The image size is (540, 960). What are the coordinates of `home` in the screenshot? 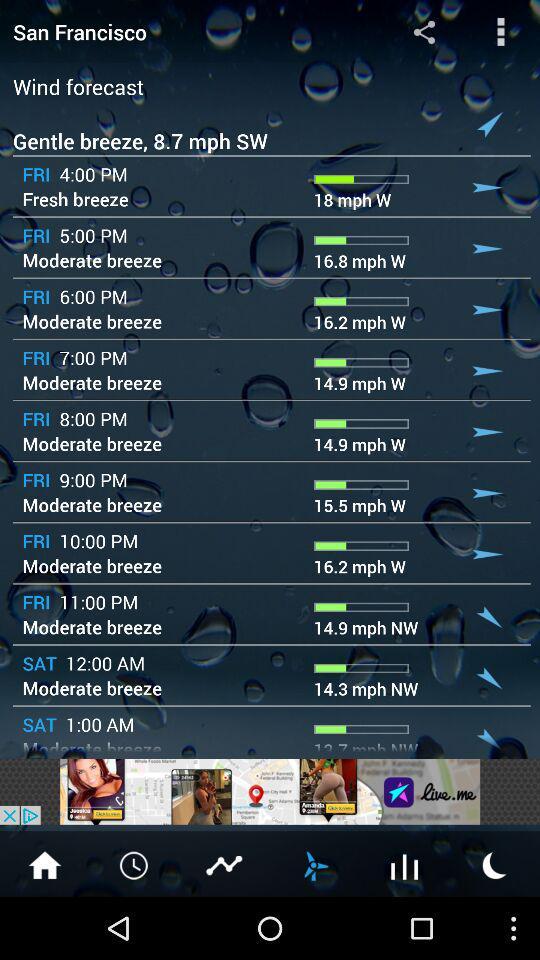 It's located at (44, 863).